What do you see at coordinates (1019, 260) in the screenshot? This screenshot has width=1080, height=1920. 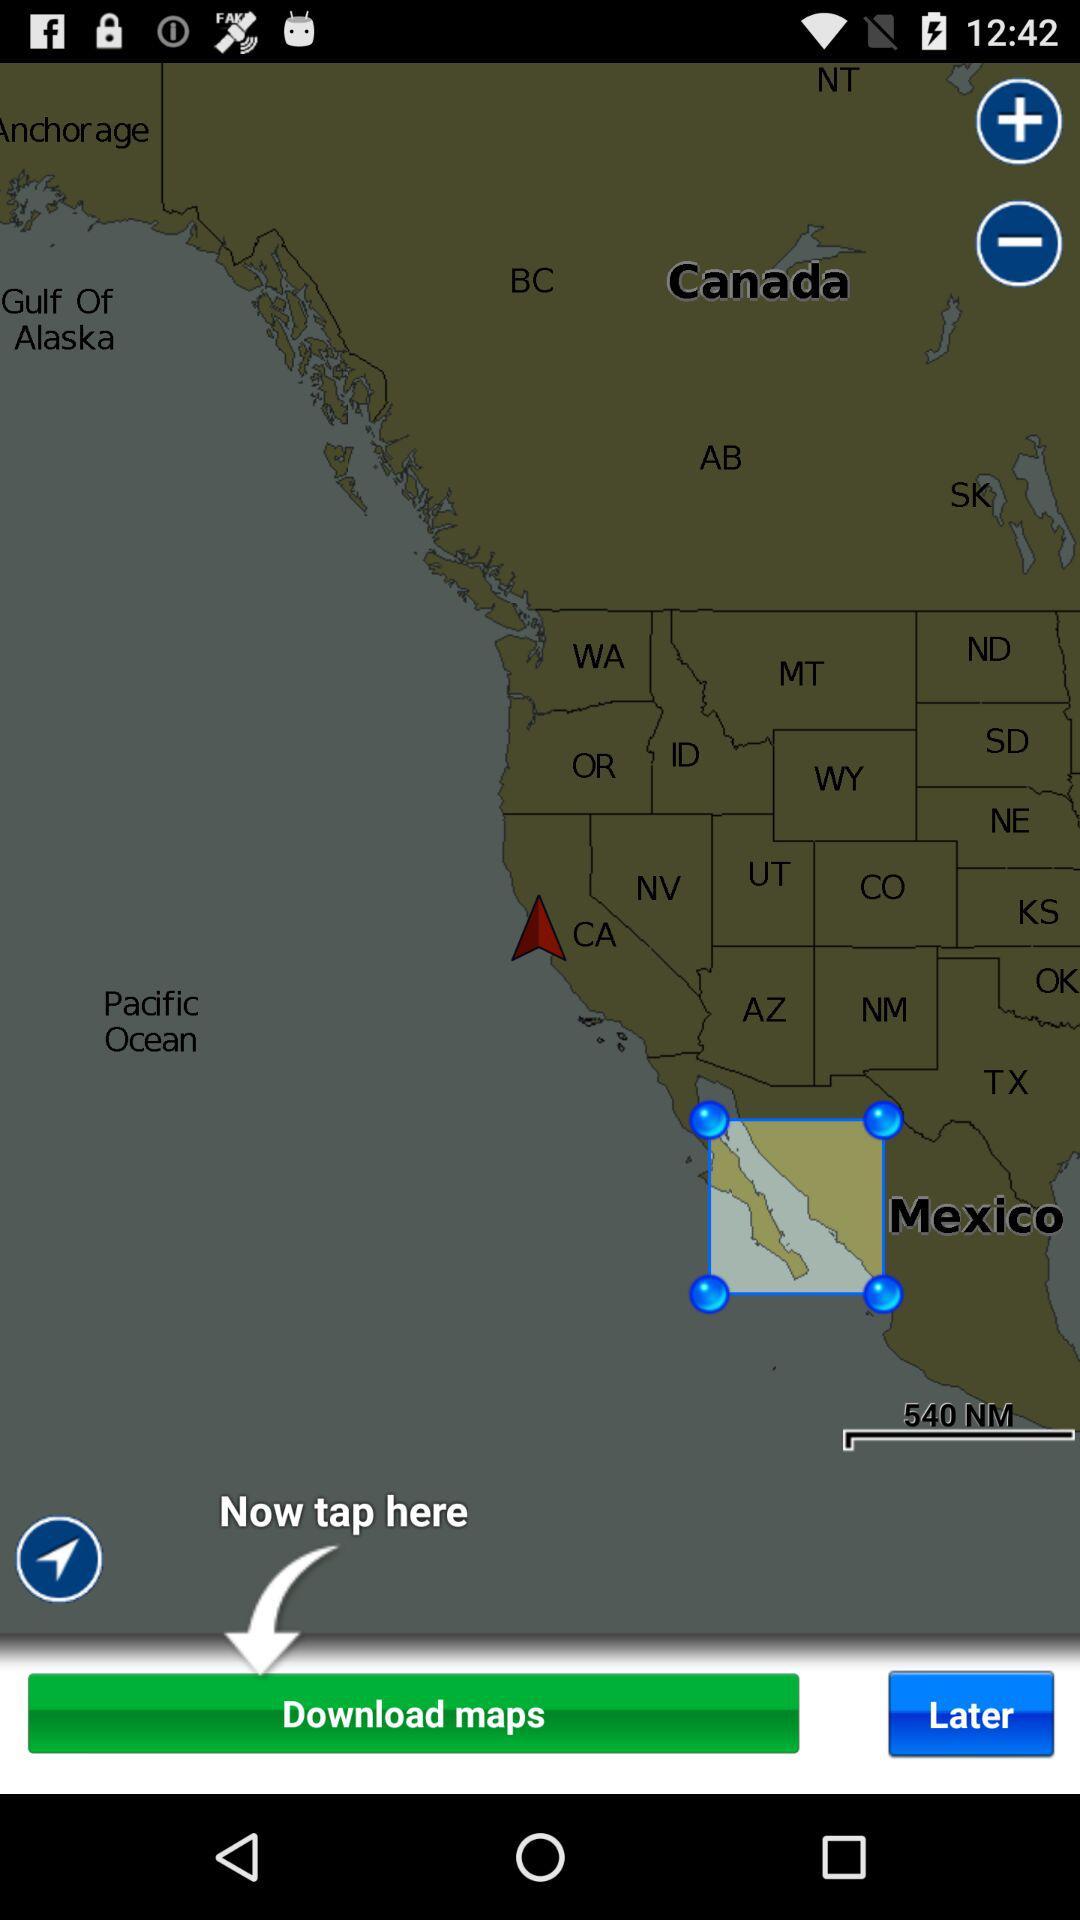 I see `the minus icon` at bounding box center [1019, 260].